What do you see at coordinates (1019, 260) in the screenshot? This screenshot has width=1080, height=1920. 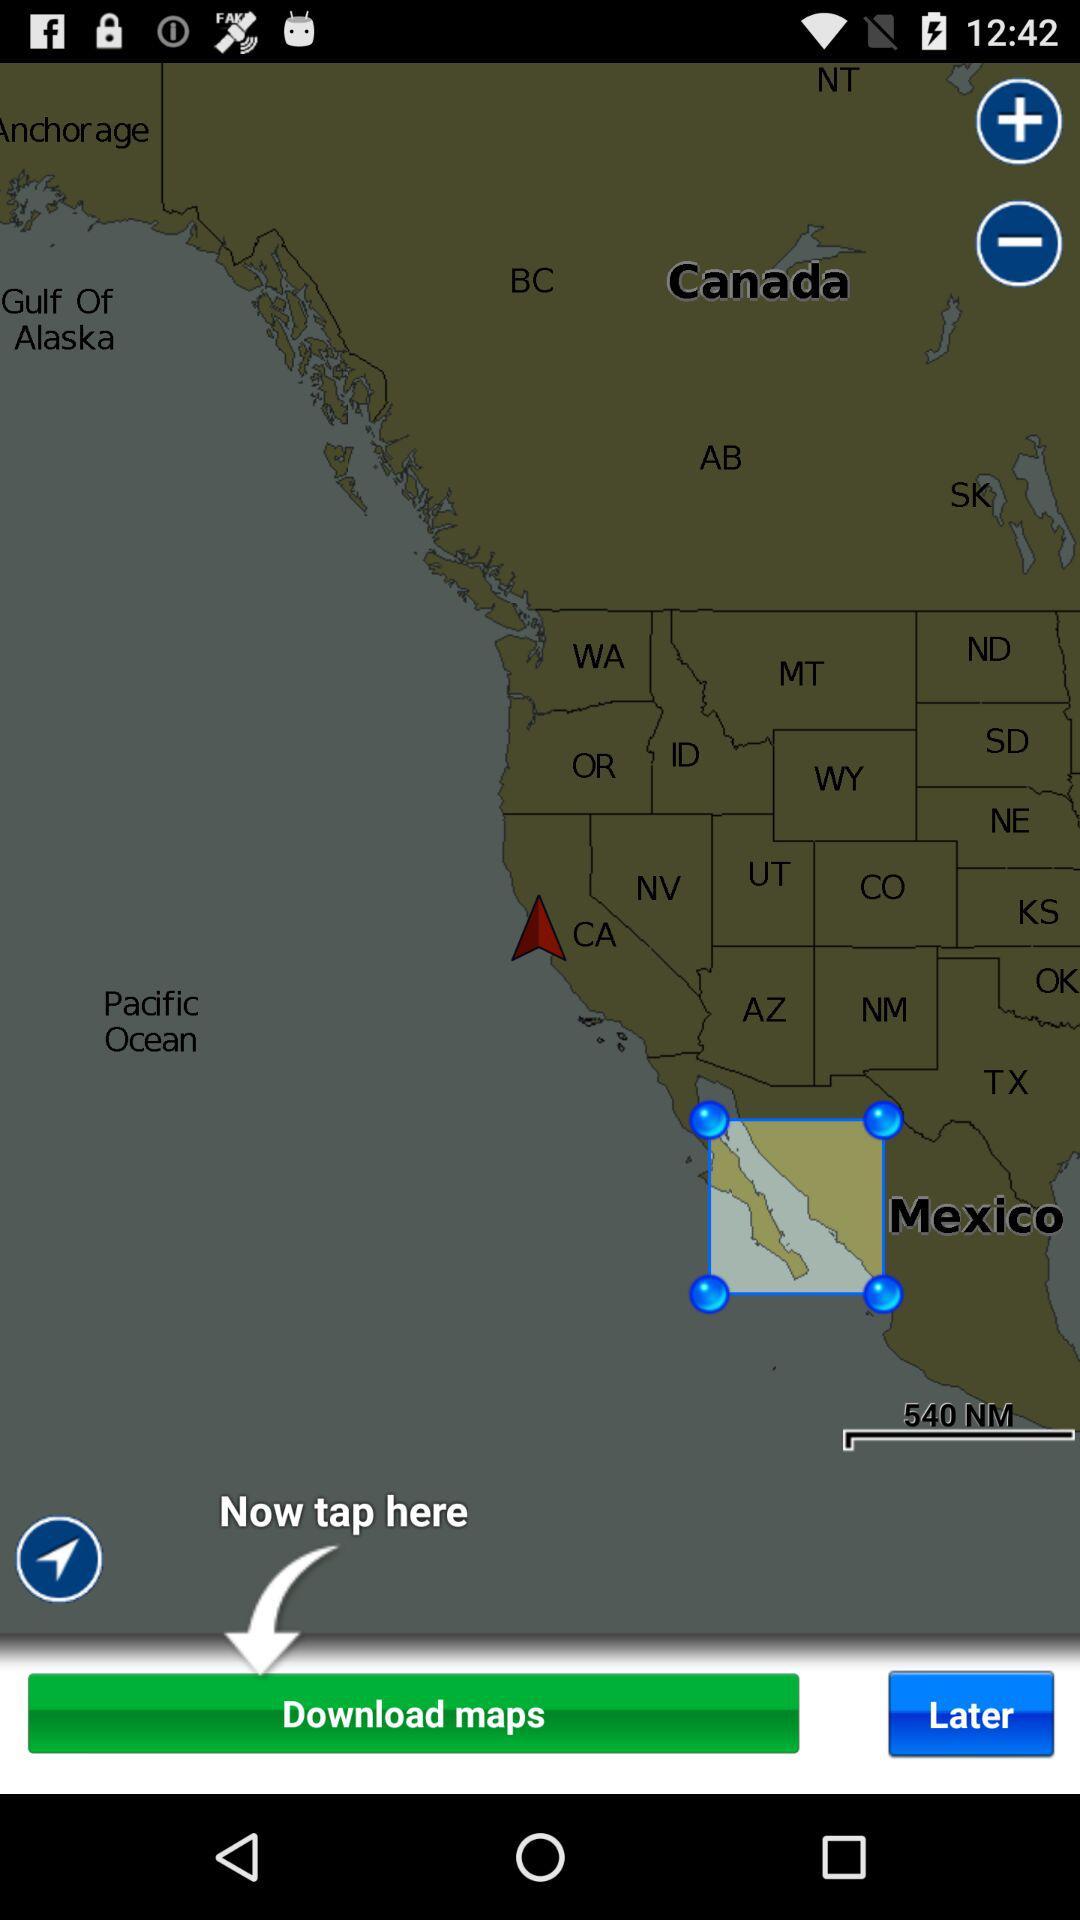 I see `the minus icon` at bounding box center [1019, 260].